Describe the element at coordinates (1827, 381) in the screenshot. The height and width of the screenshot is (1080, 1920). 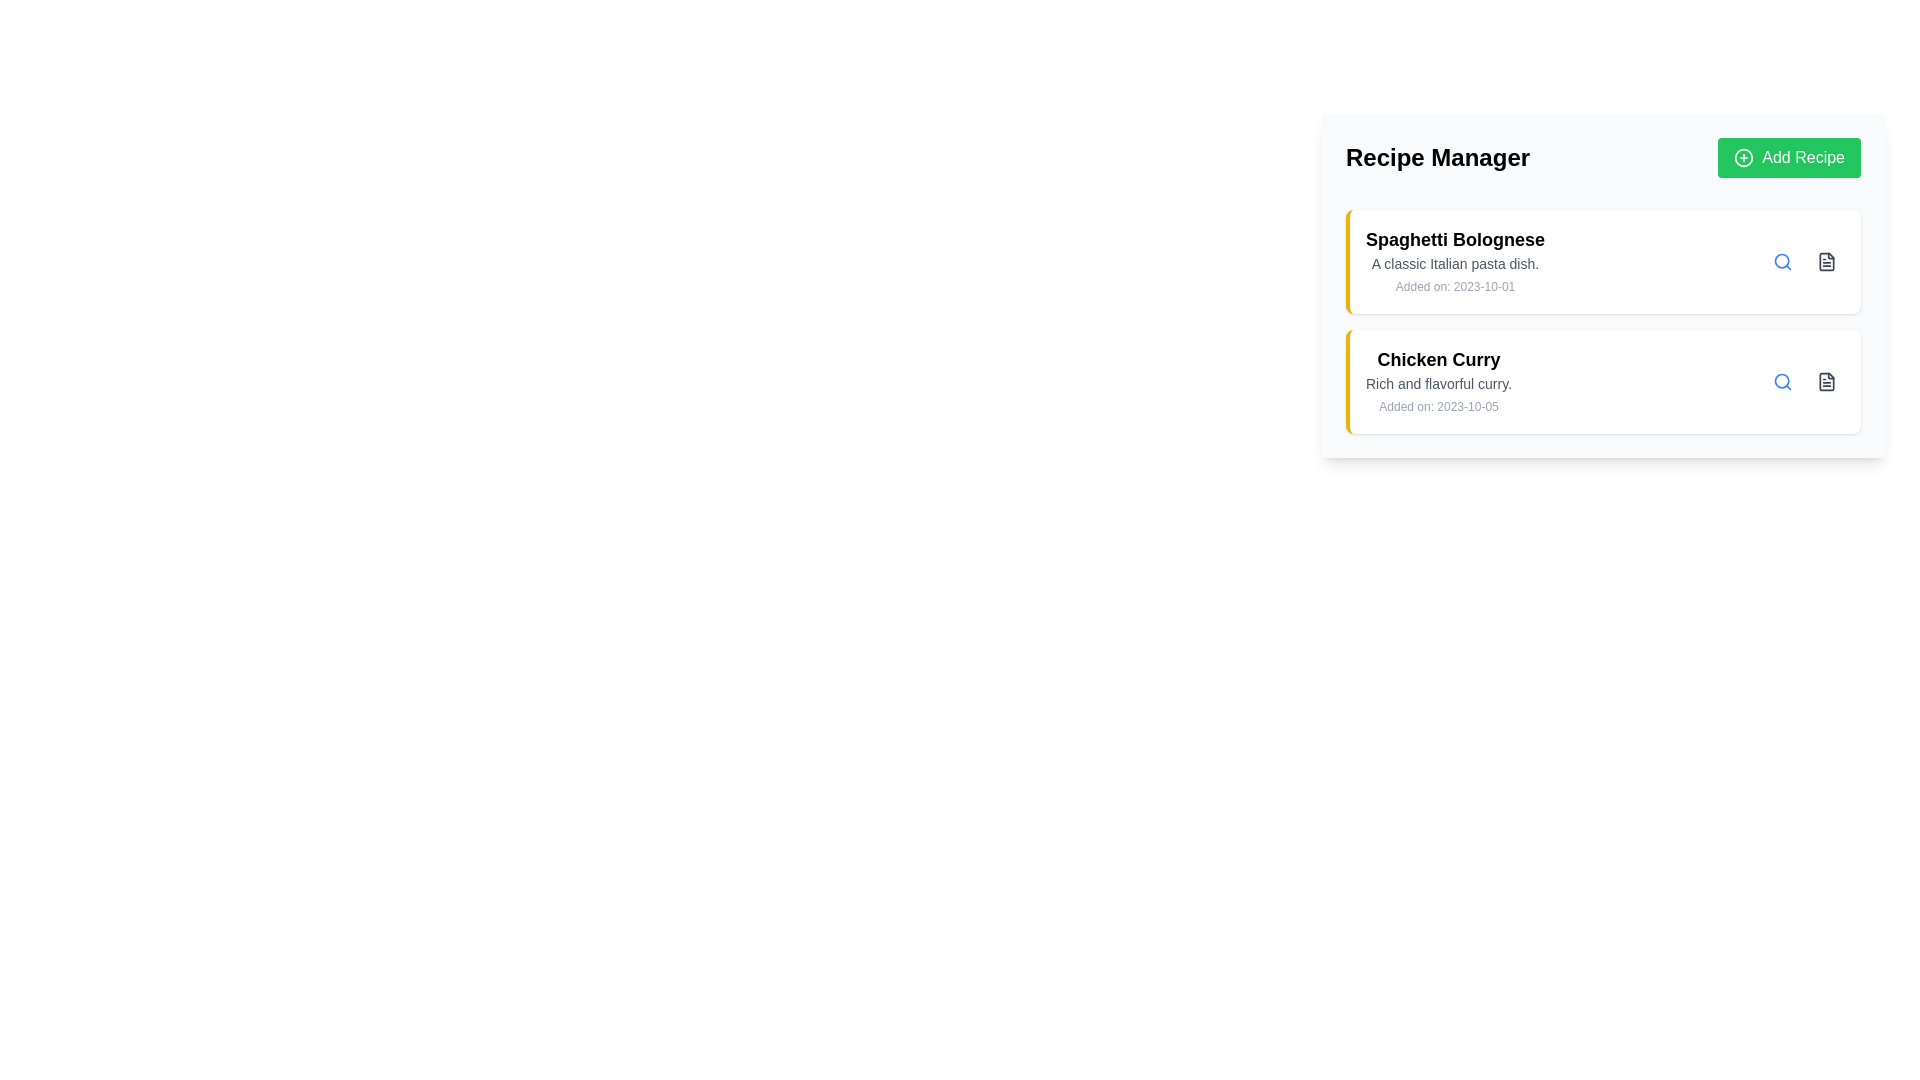
I see `the document icon in the 'Recipe Manager' interface, located near the right edge of the 'Chicken Curry' list item` at that location.